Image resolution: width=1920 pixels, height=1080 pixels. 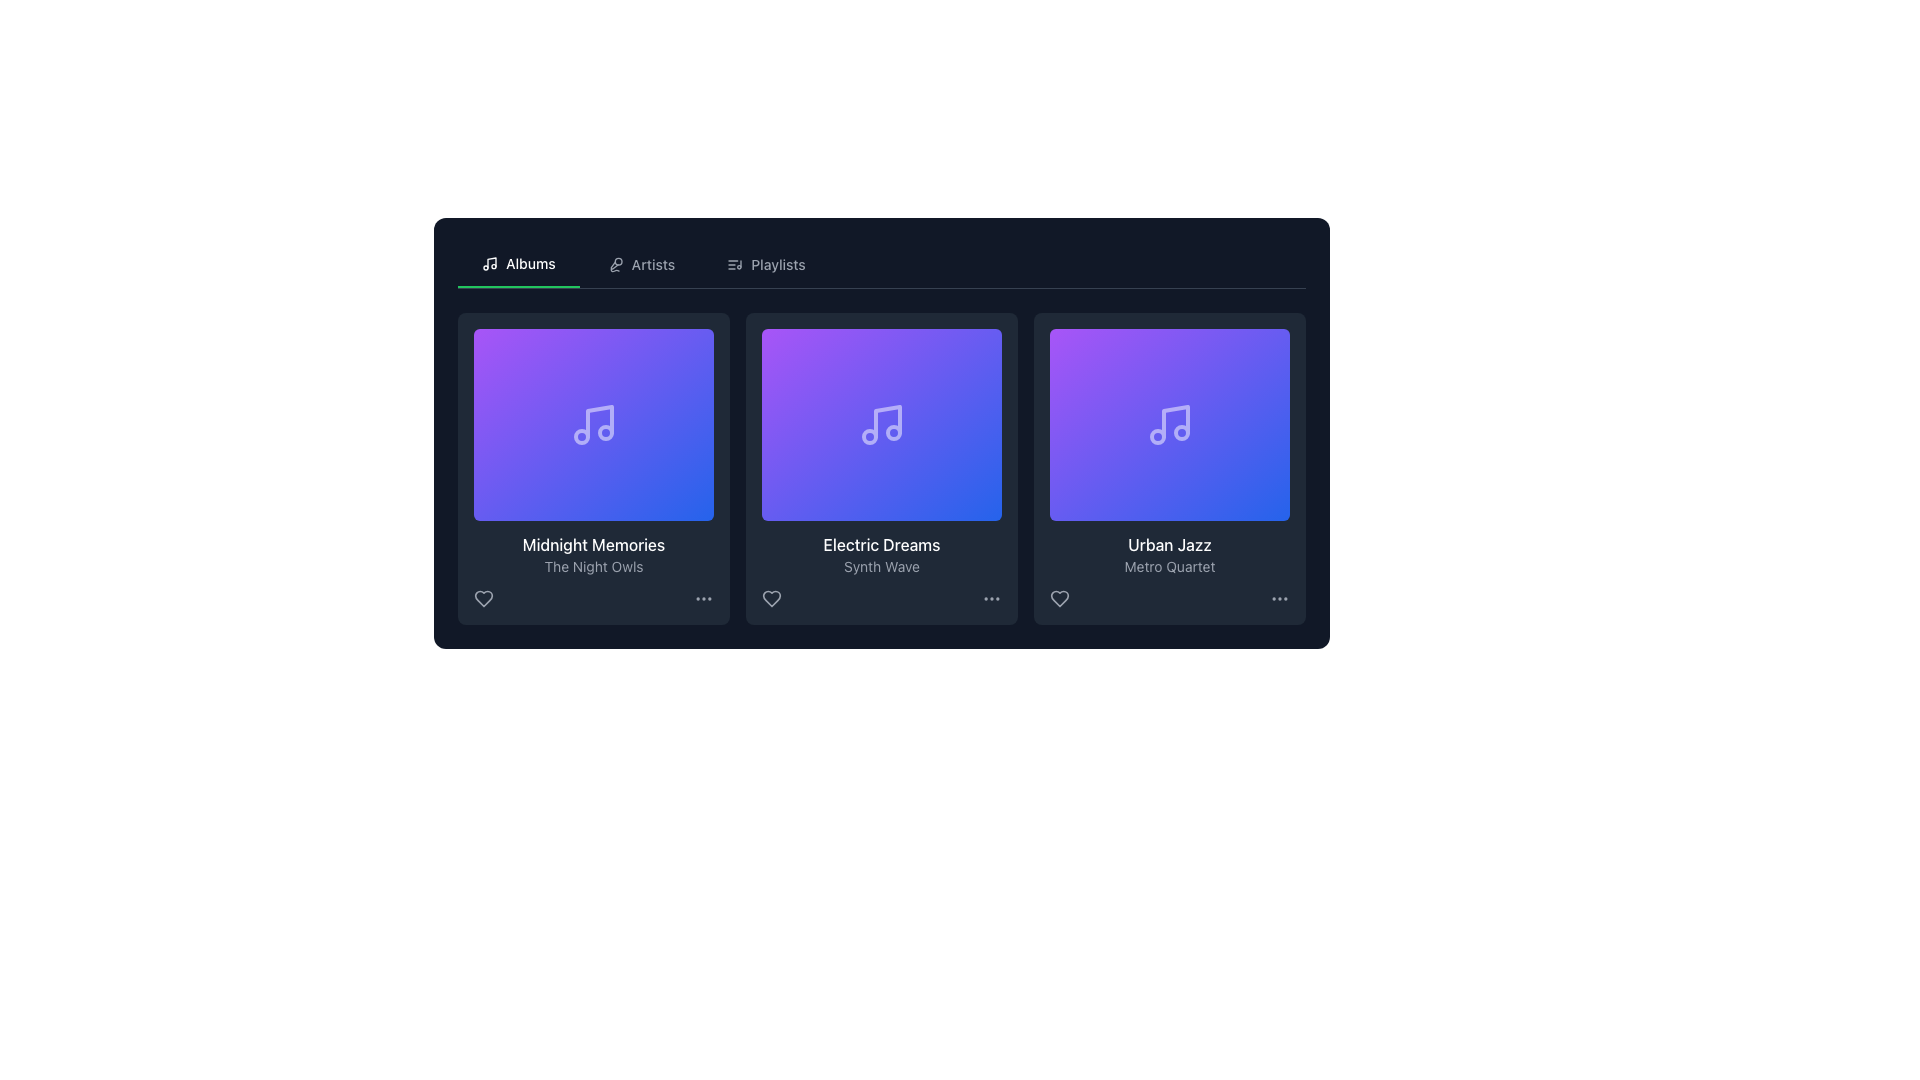 What do you see at coordinates (881, 555) in the screenshot?
I see `title 'Electric Dreams' and subtitle 'Synth Wave' from the text label located in the bottom section of the central card in the Albums tab` at bounding box center [881, 555].